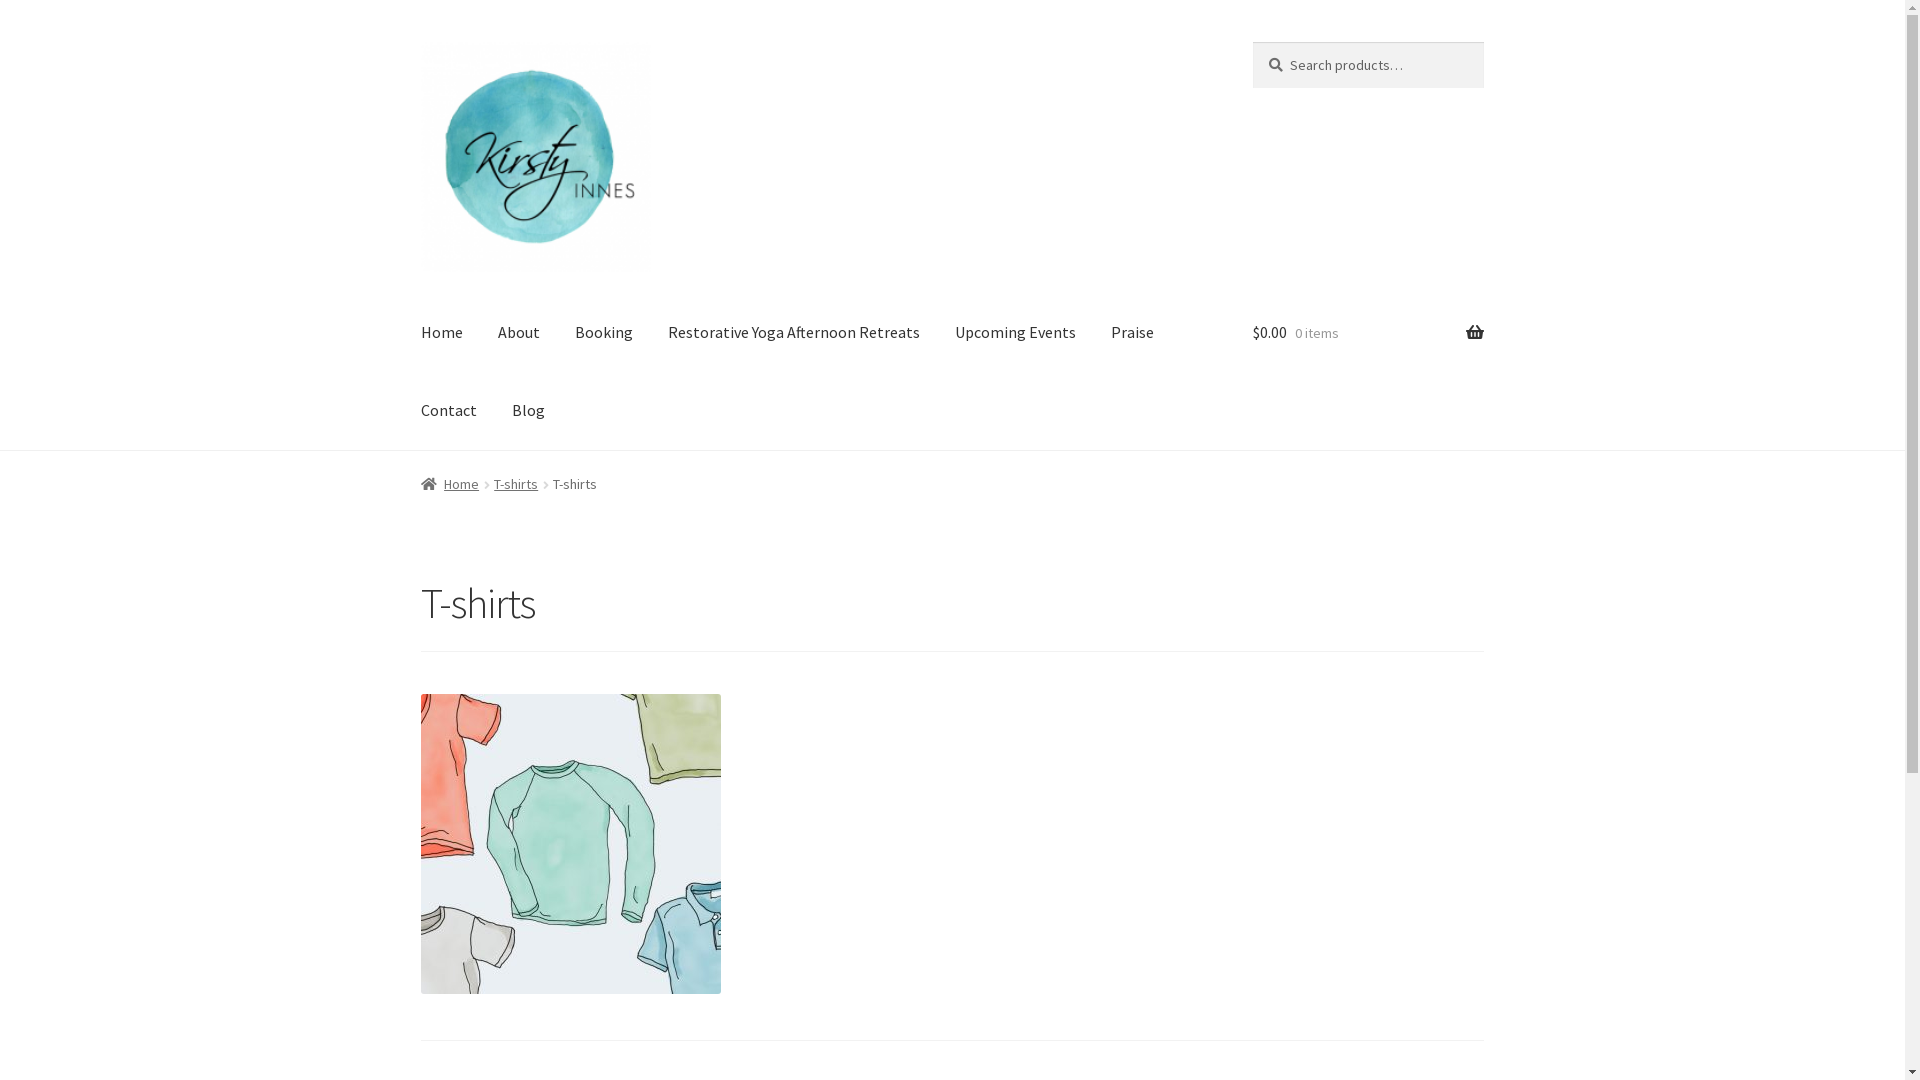  Describe the element at coordinates (448, 410) in the screenshot. I see `'Contact'` at that location.